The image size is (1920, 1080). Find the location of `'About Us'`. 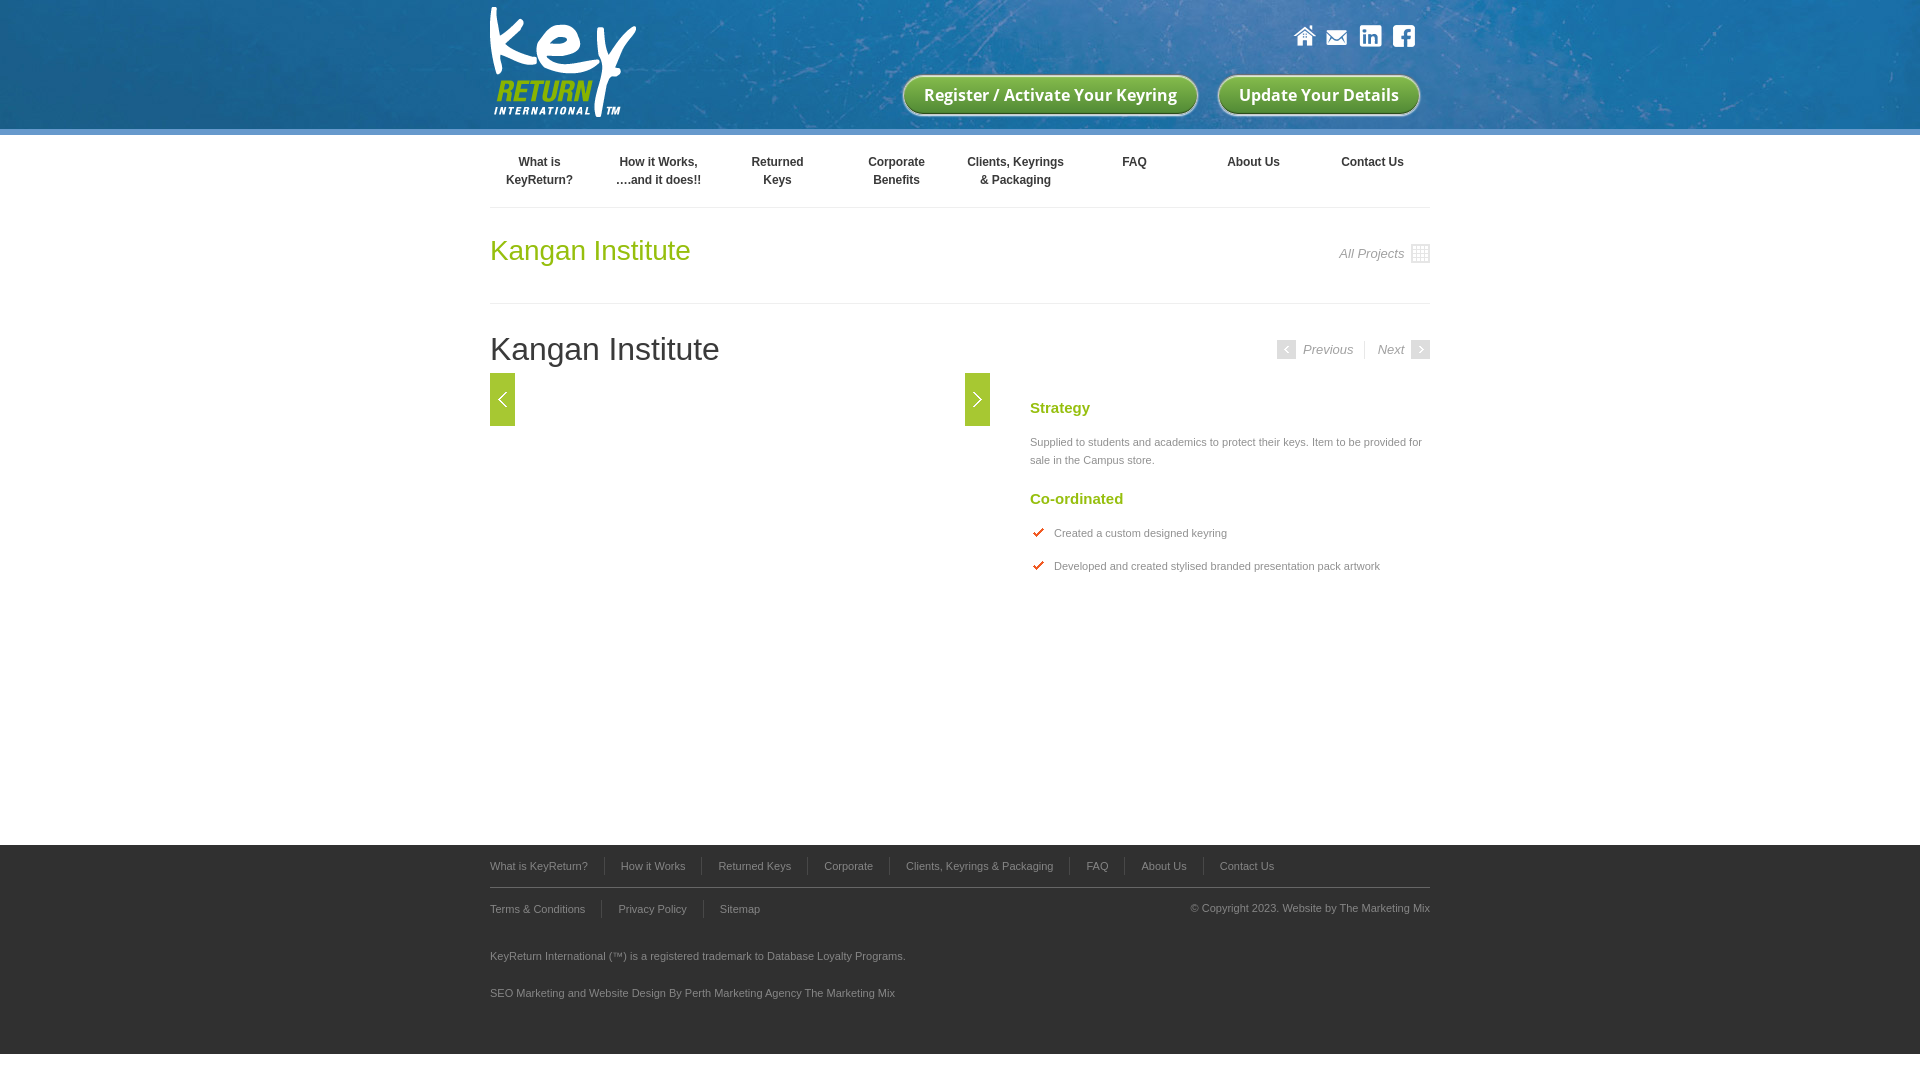

'About Us' is located at coordinates (1123, 865).